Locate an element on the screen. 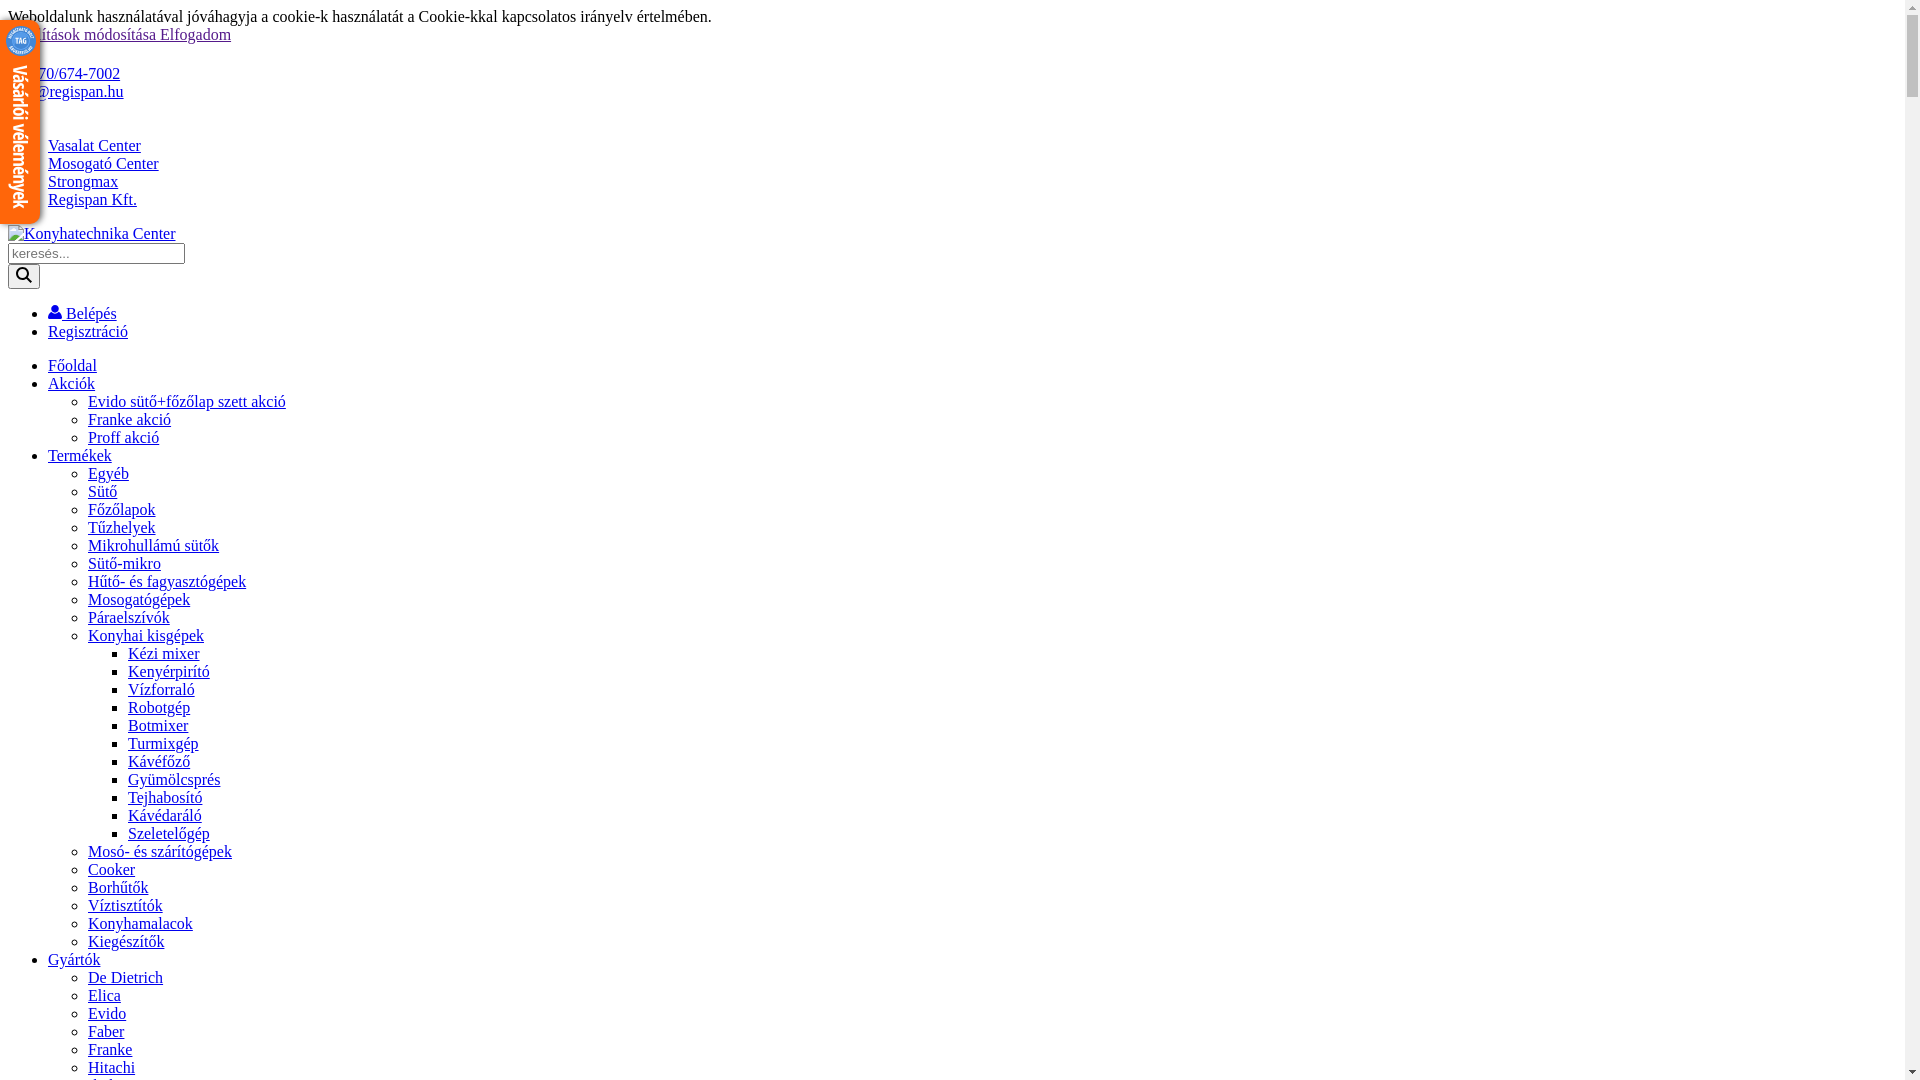 The width and height of the screenshot is (1920, 1080). '+36-70/674-7002' is located at coordinates (63, 72).